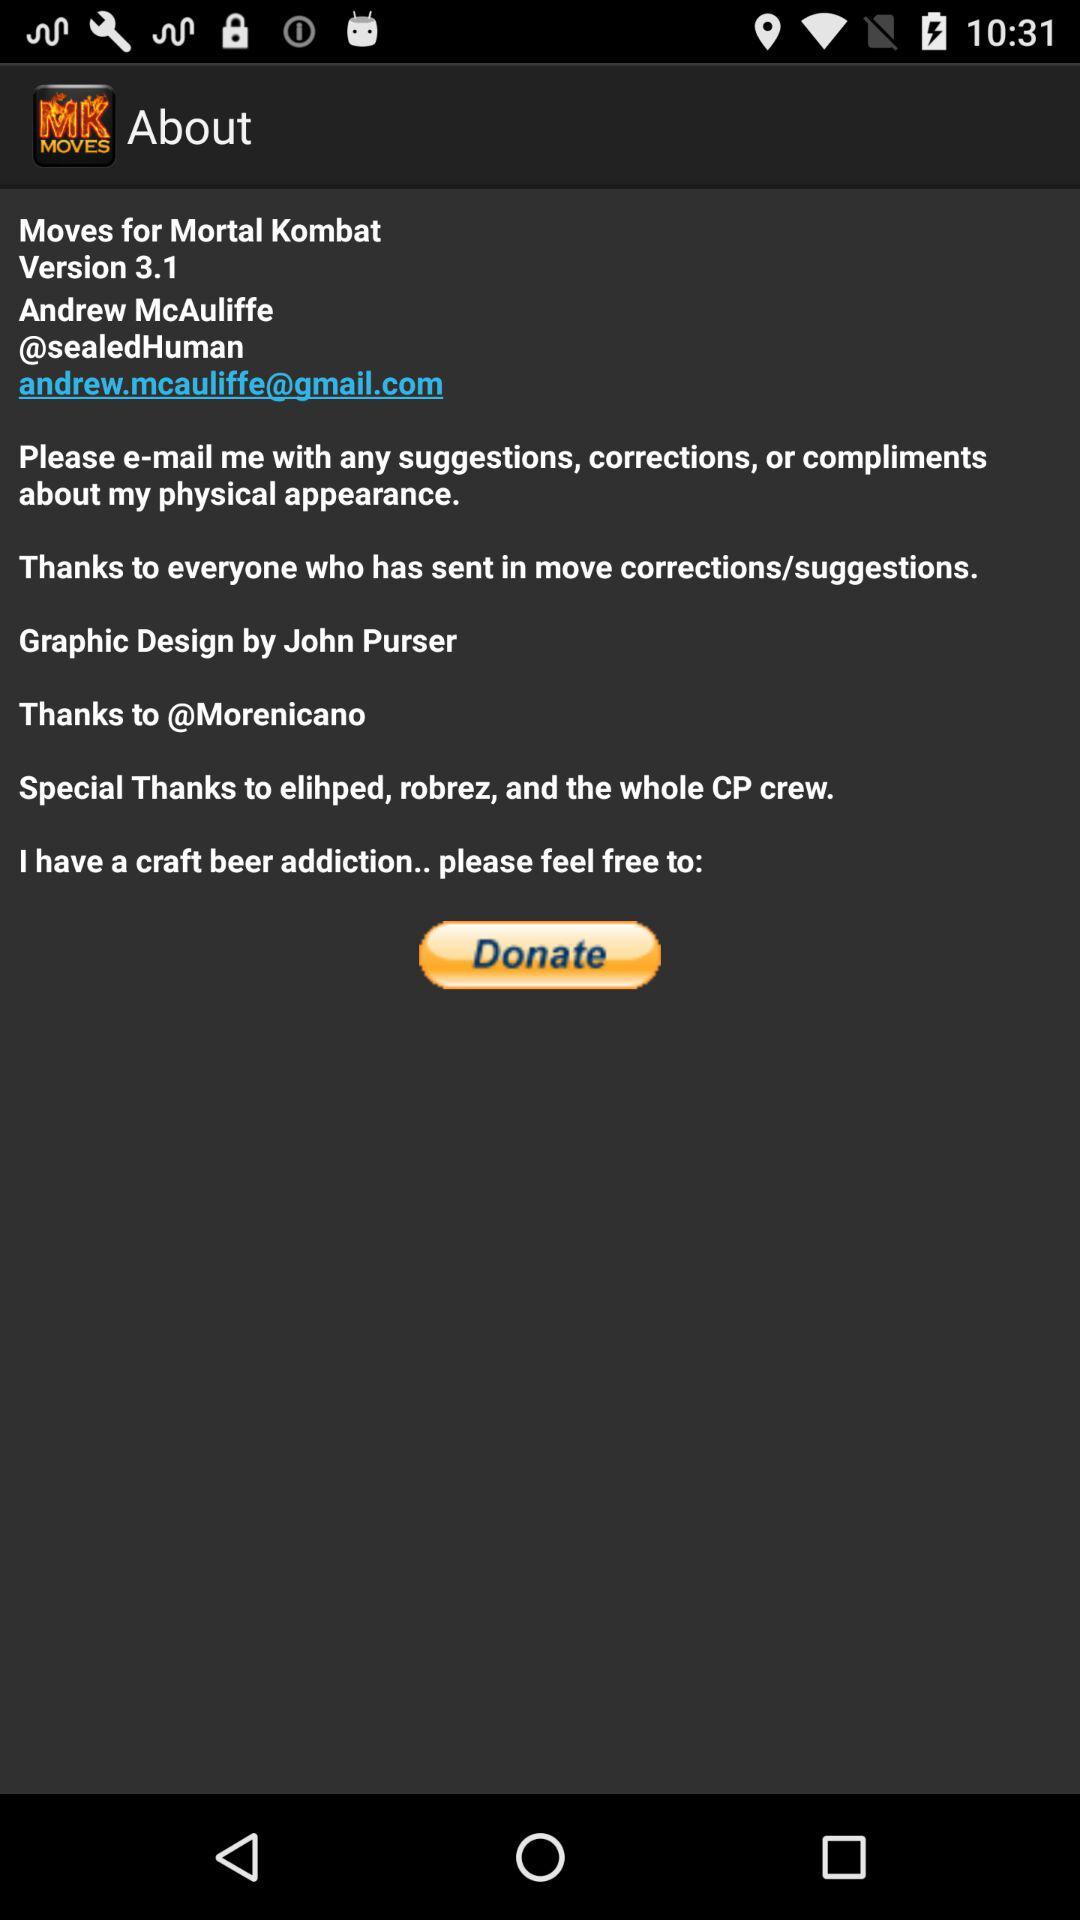 The height and width of the screenshot is (1920, 1080). What do you see at coordinates (540, 583) in the screenshot?
I see `the app at the top` at bounding box center [540, 583].